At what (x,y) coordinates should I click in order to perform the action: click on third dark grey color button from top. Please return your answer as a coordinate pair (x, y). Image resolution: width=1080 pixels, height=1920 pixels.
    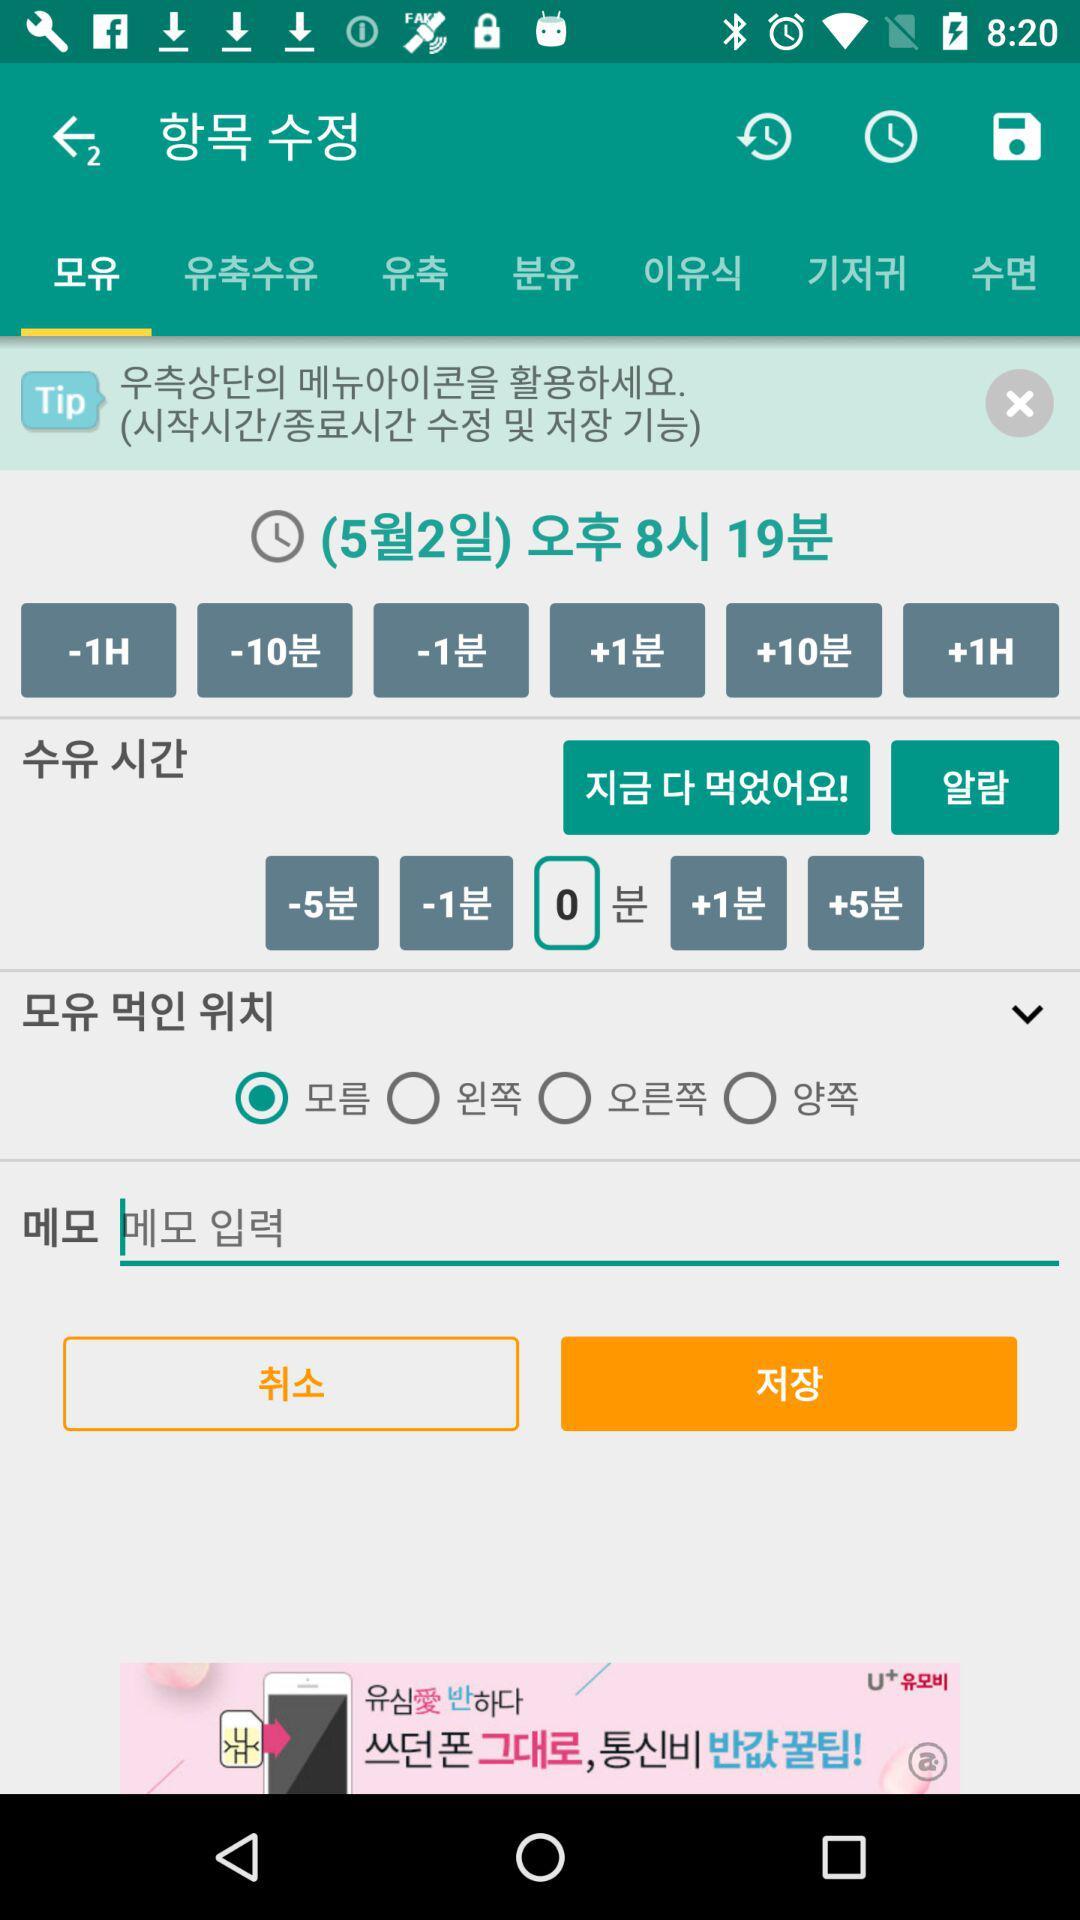
    Looking at the image, I should click on (451, 650).